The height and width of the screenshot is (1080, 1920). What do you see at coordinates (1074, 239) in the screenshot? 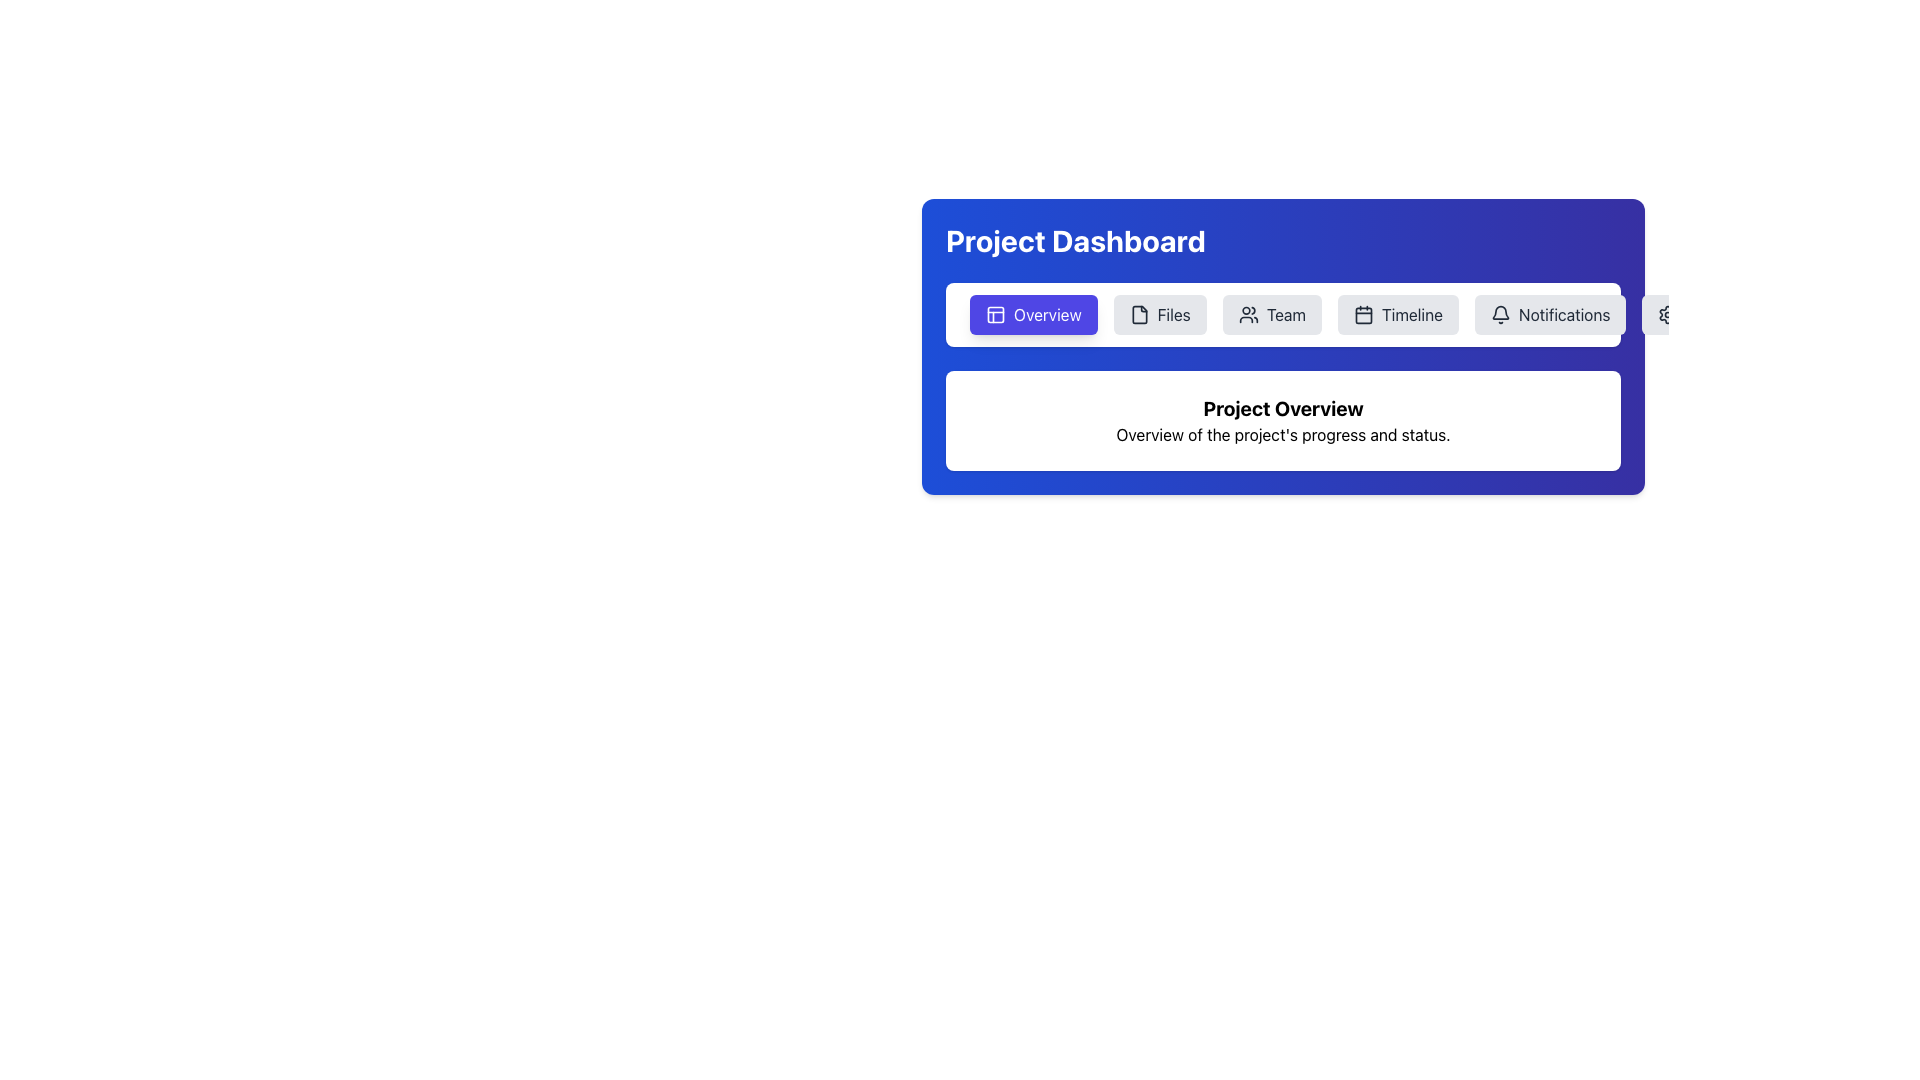
I see `the 'Project Dashboard' text header, which is styled in bold white font against a gradient blue background, located at the top-left of the navigation header in the dashboard` at bounding box center [1074, 239].